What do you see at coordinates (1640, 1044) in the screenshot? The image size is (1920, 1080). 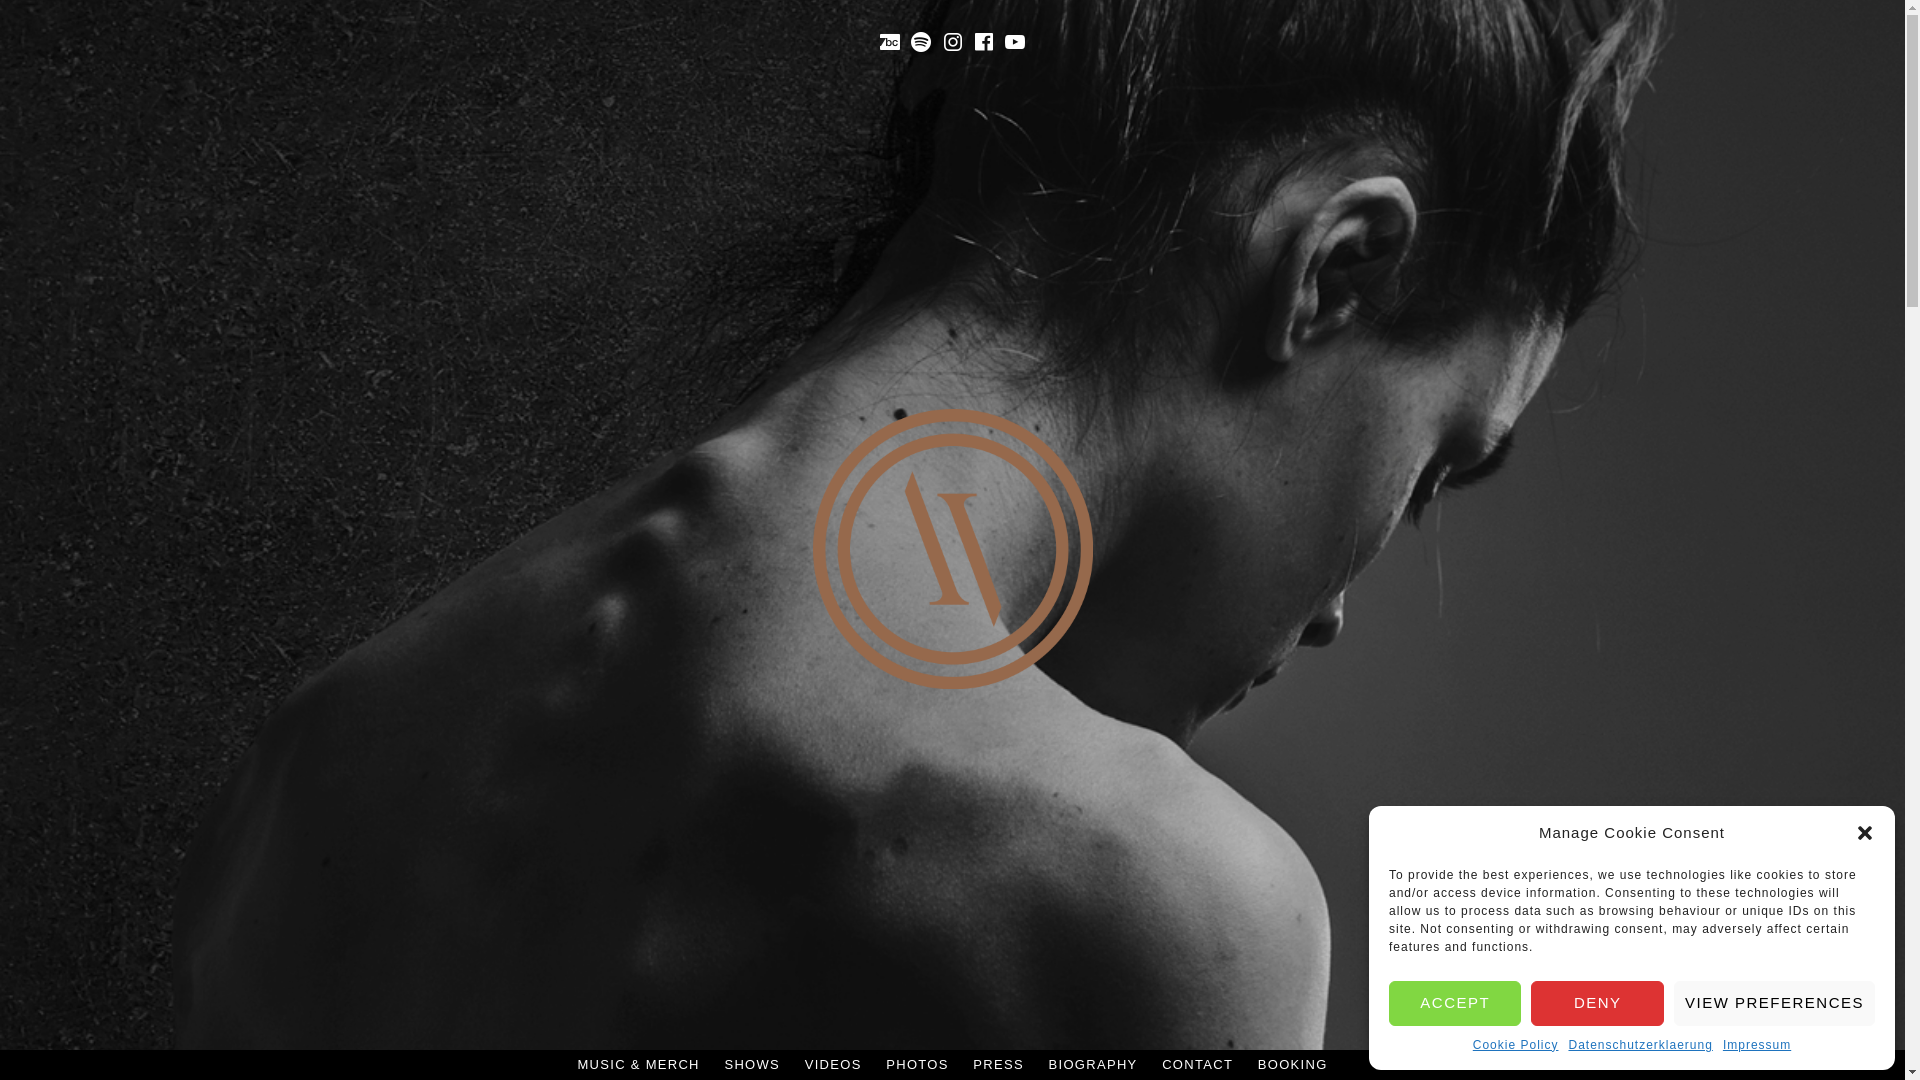 I see `'Datenschutzerklaerung'` at bounding box center [1640, 1044].